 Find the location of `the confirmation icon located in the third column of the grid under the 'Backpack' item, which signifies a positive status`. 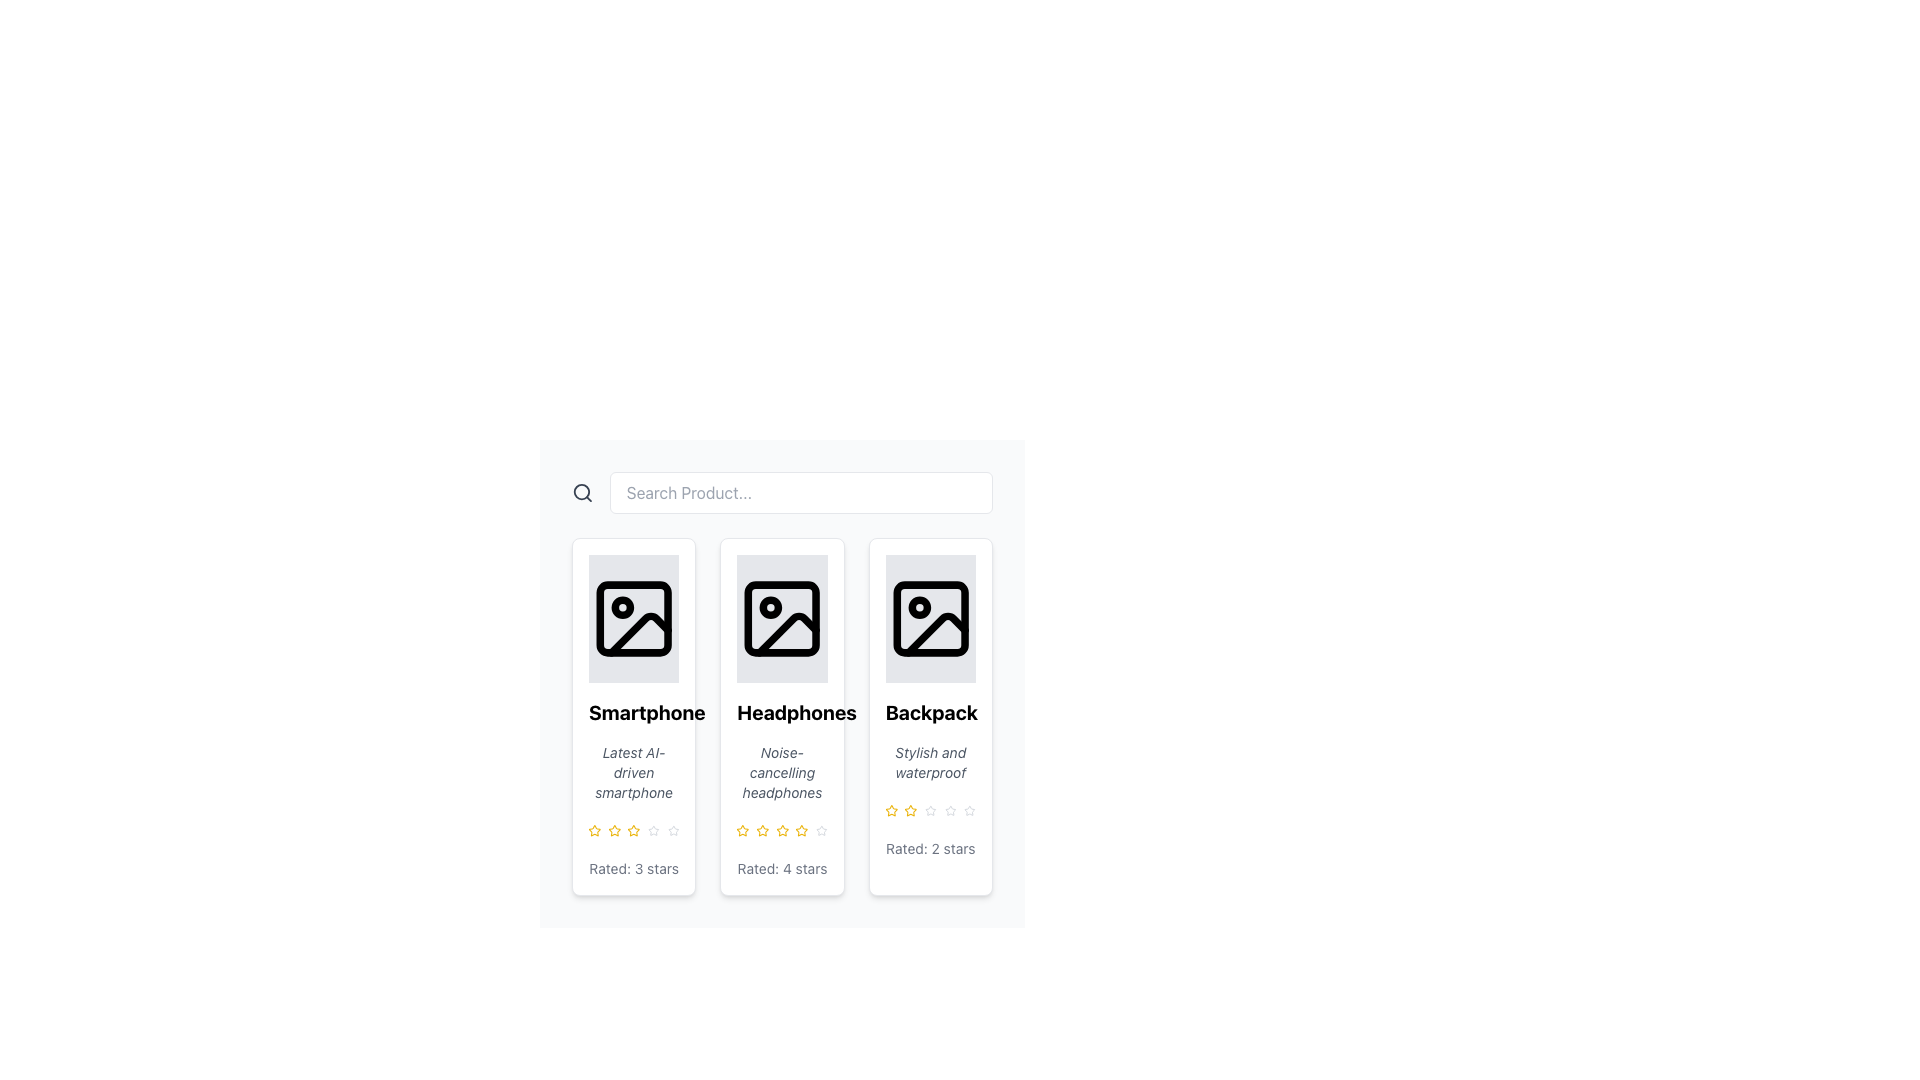

the confirmation icon located in the third column of the grid under the 'Backpack' item, which signifies a positive status is located at coordinates (876, 713).